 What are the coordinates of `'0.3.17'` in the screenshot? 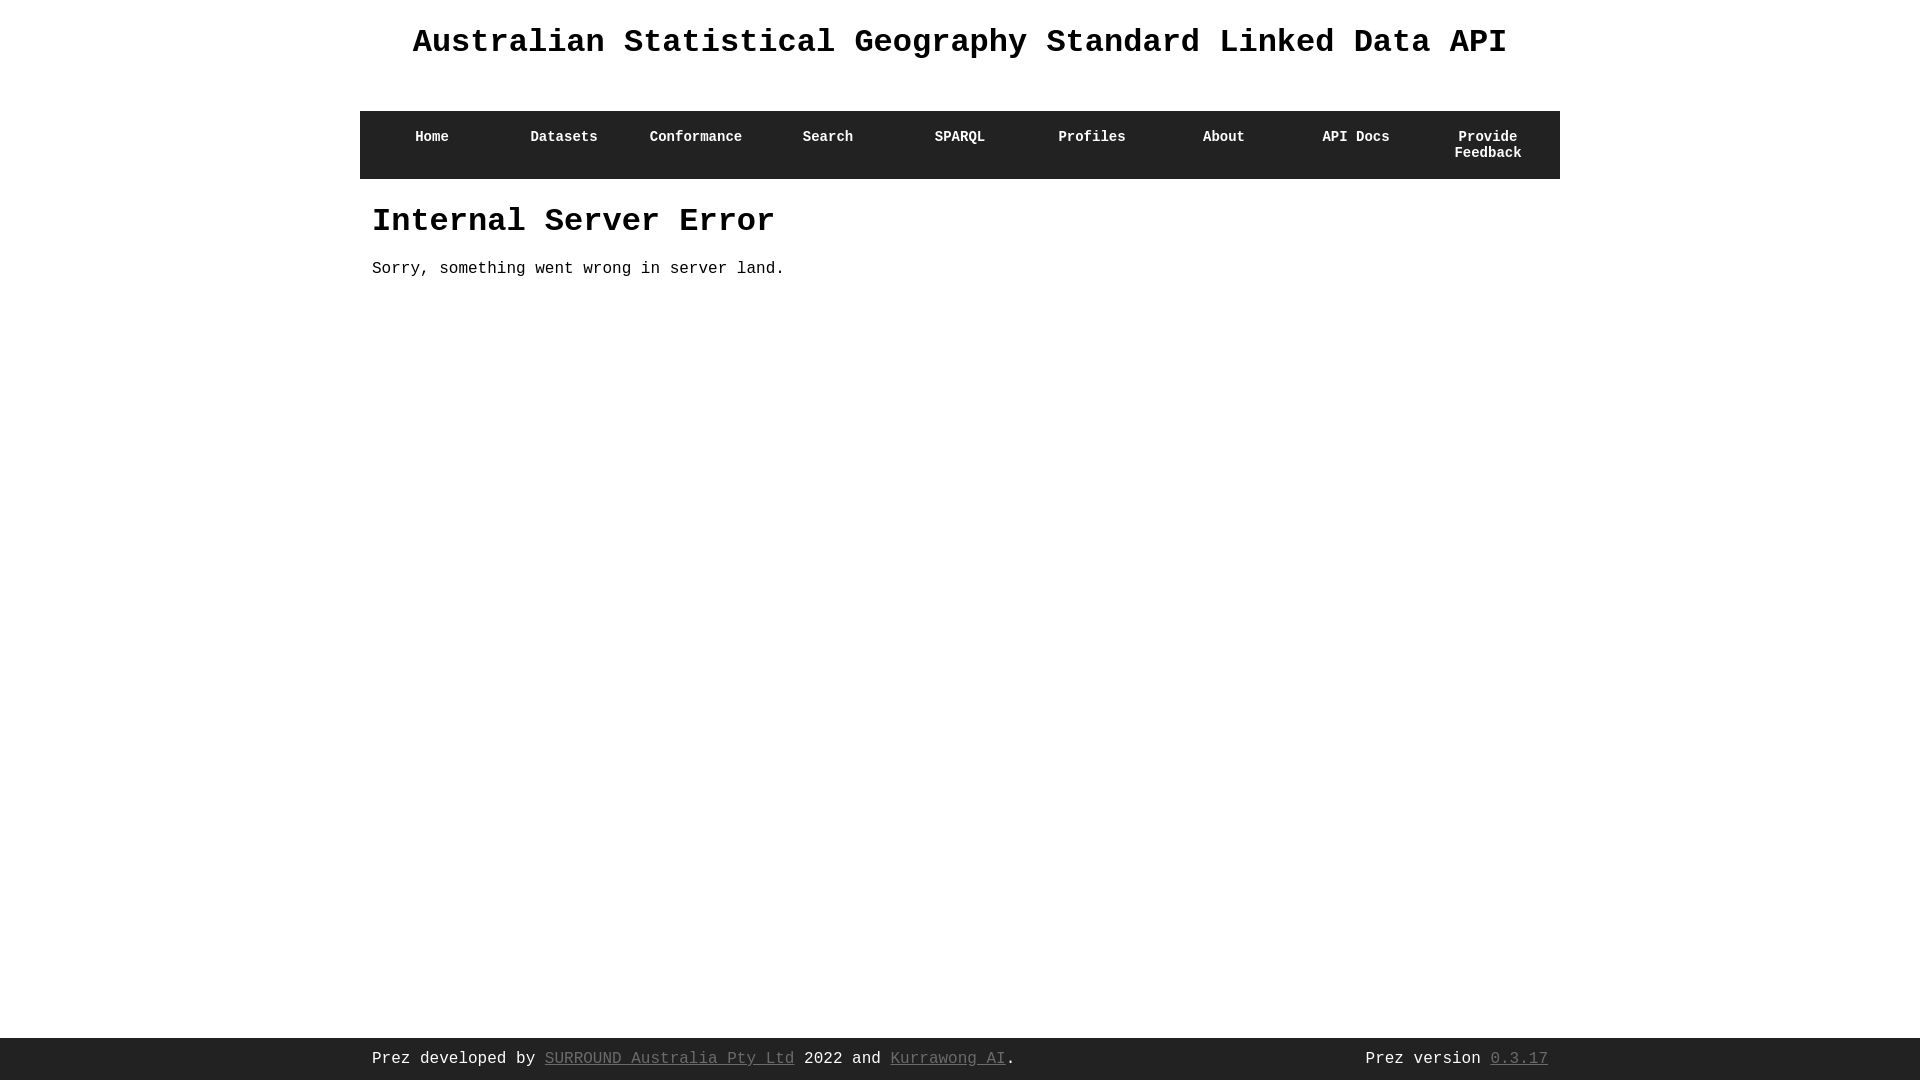 It's located at (1518, 1058).